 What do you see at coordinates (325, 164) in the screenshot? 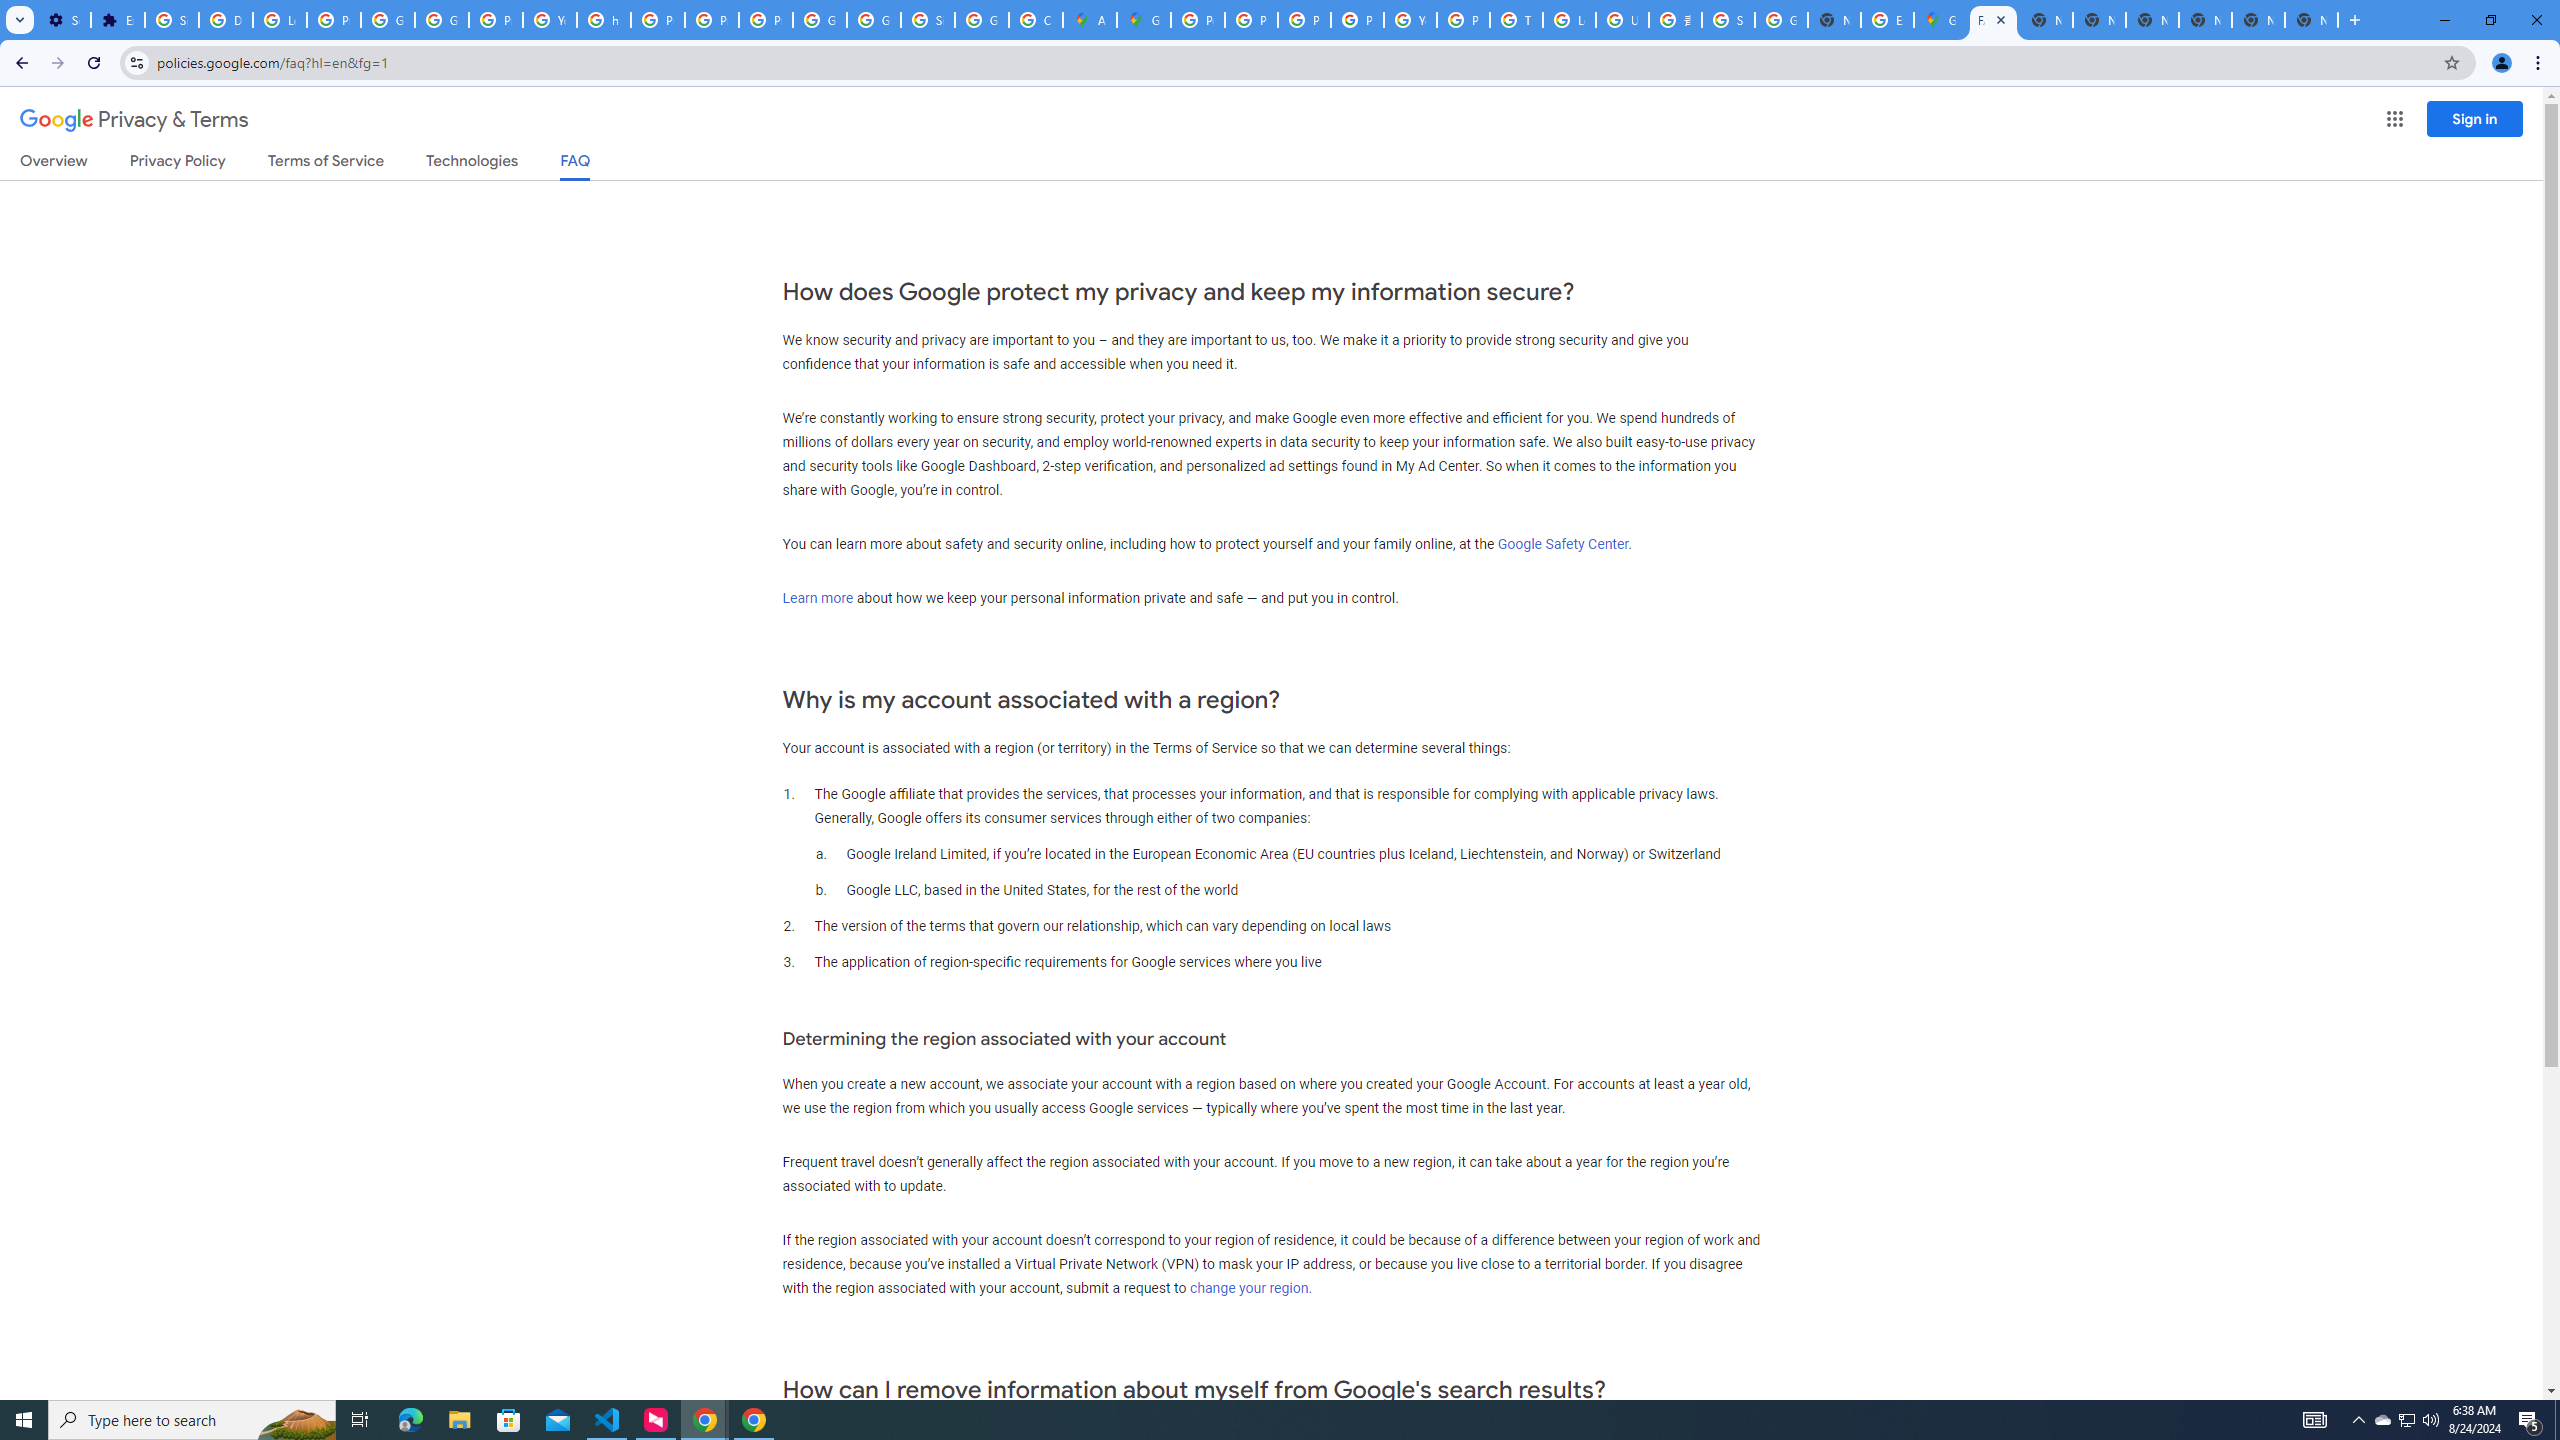
I see `'Terms of Service'` at bounding box center [325, 164].